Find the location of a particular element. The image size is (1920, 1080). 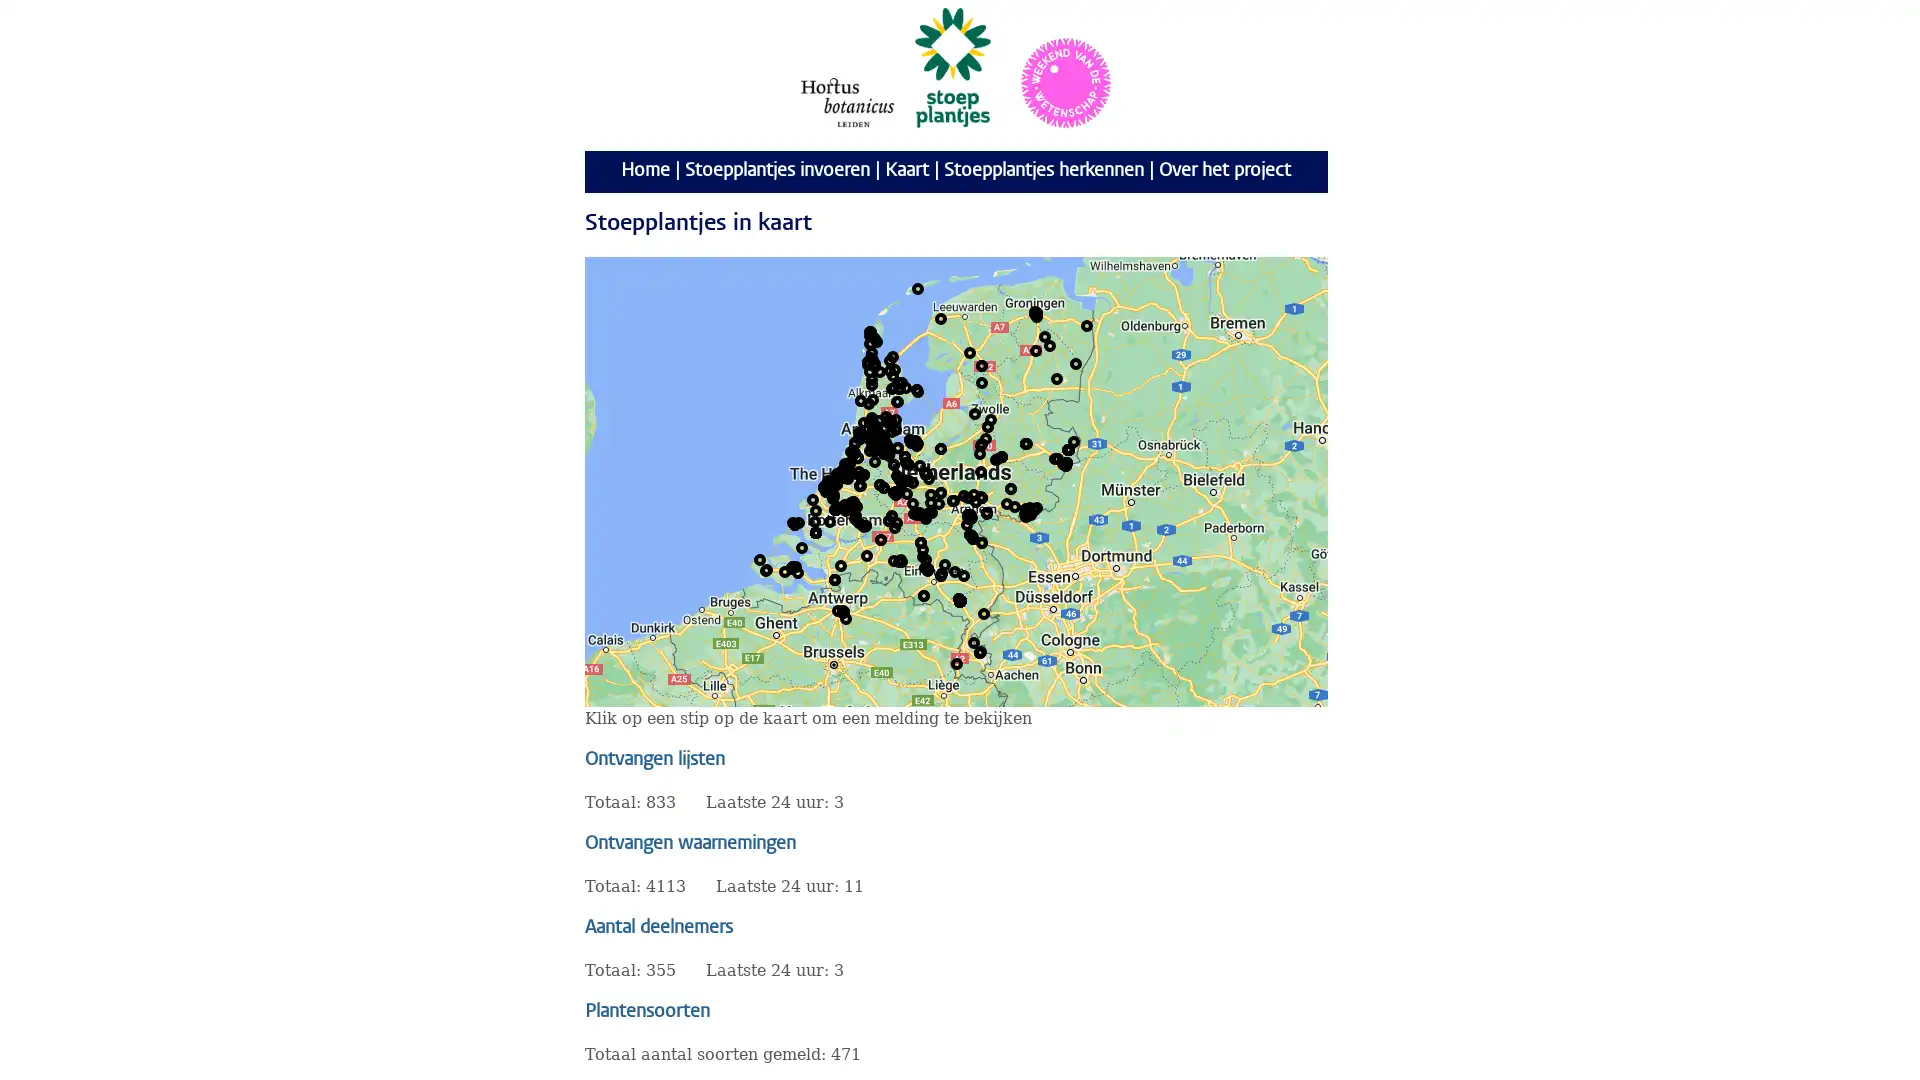

Telling van Alice op 25 juni 2022 is located at coordinates (794, 523).